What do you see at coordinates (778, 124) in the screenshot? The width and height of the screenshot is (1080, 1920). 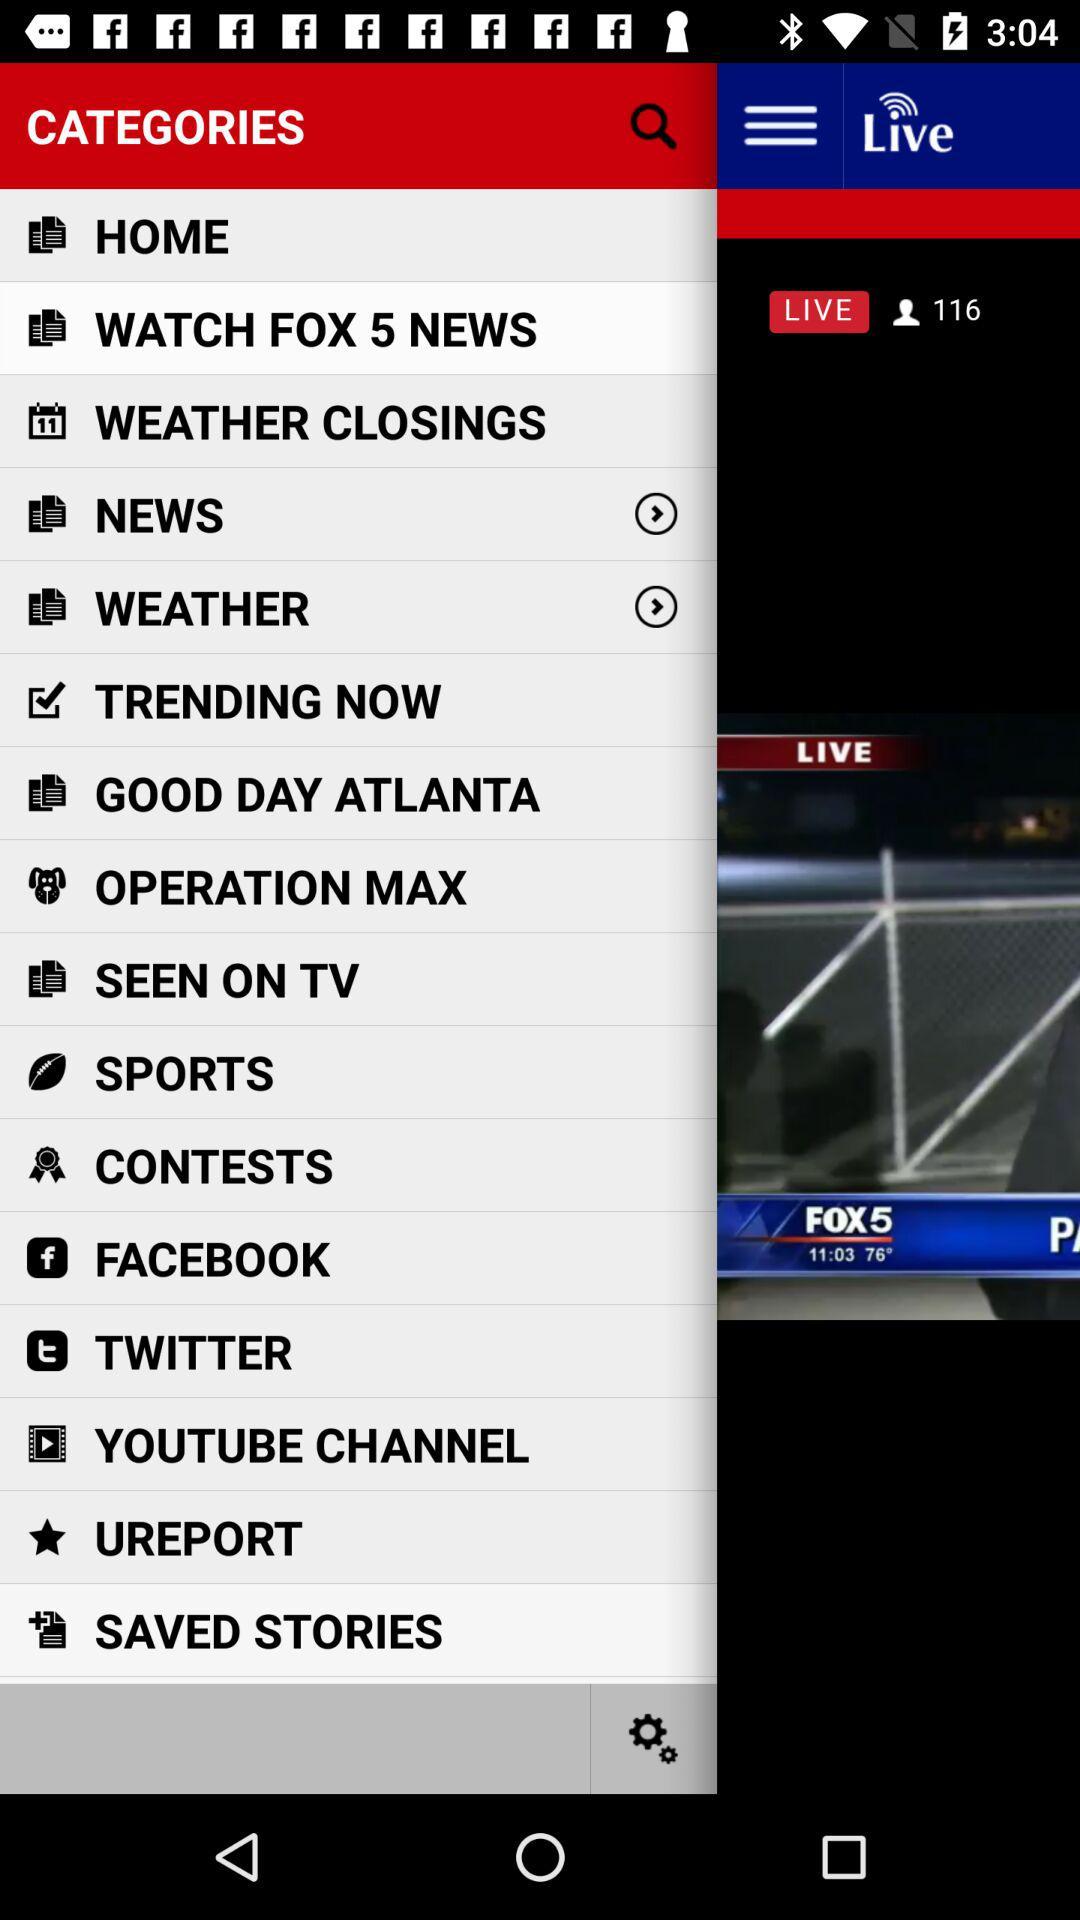 I see `settings icon` at bounding box center [778, 124].